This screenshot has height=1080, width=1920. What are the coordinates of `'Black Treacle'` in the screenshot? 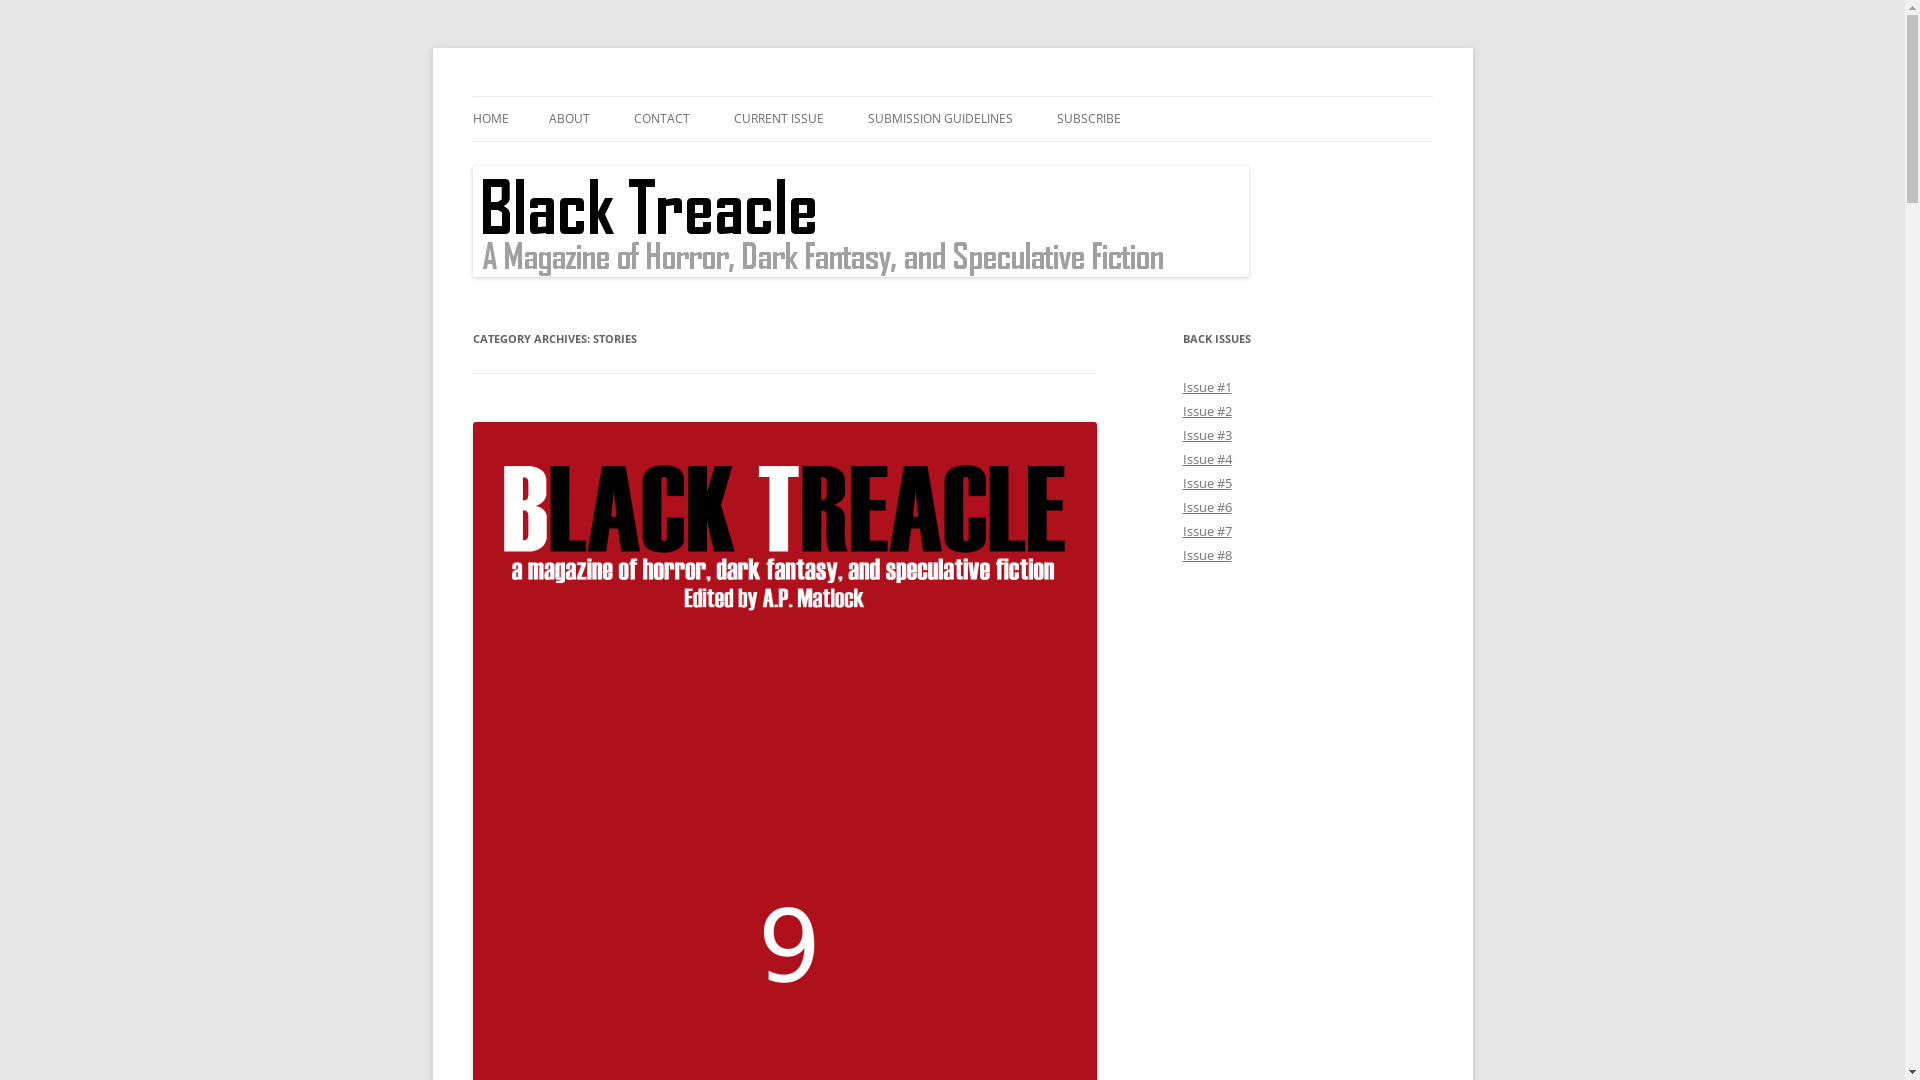 It's located at (470, 96).